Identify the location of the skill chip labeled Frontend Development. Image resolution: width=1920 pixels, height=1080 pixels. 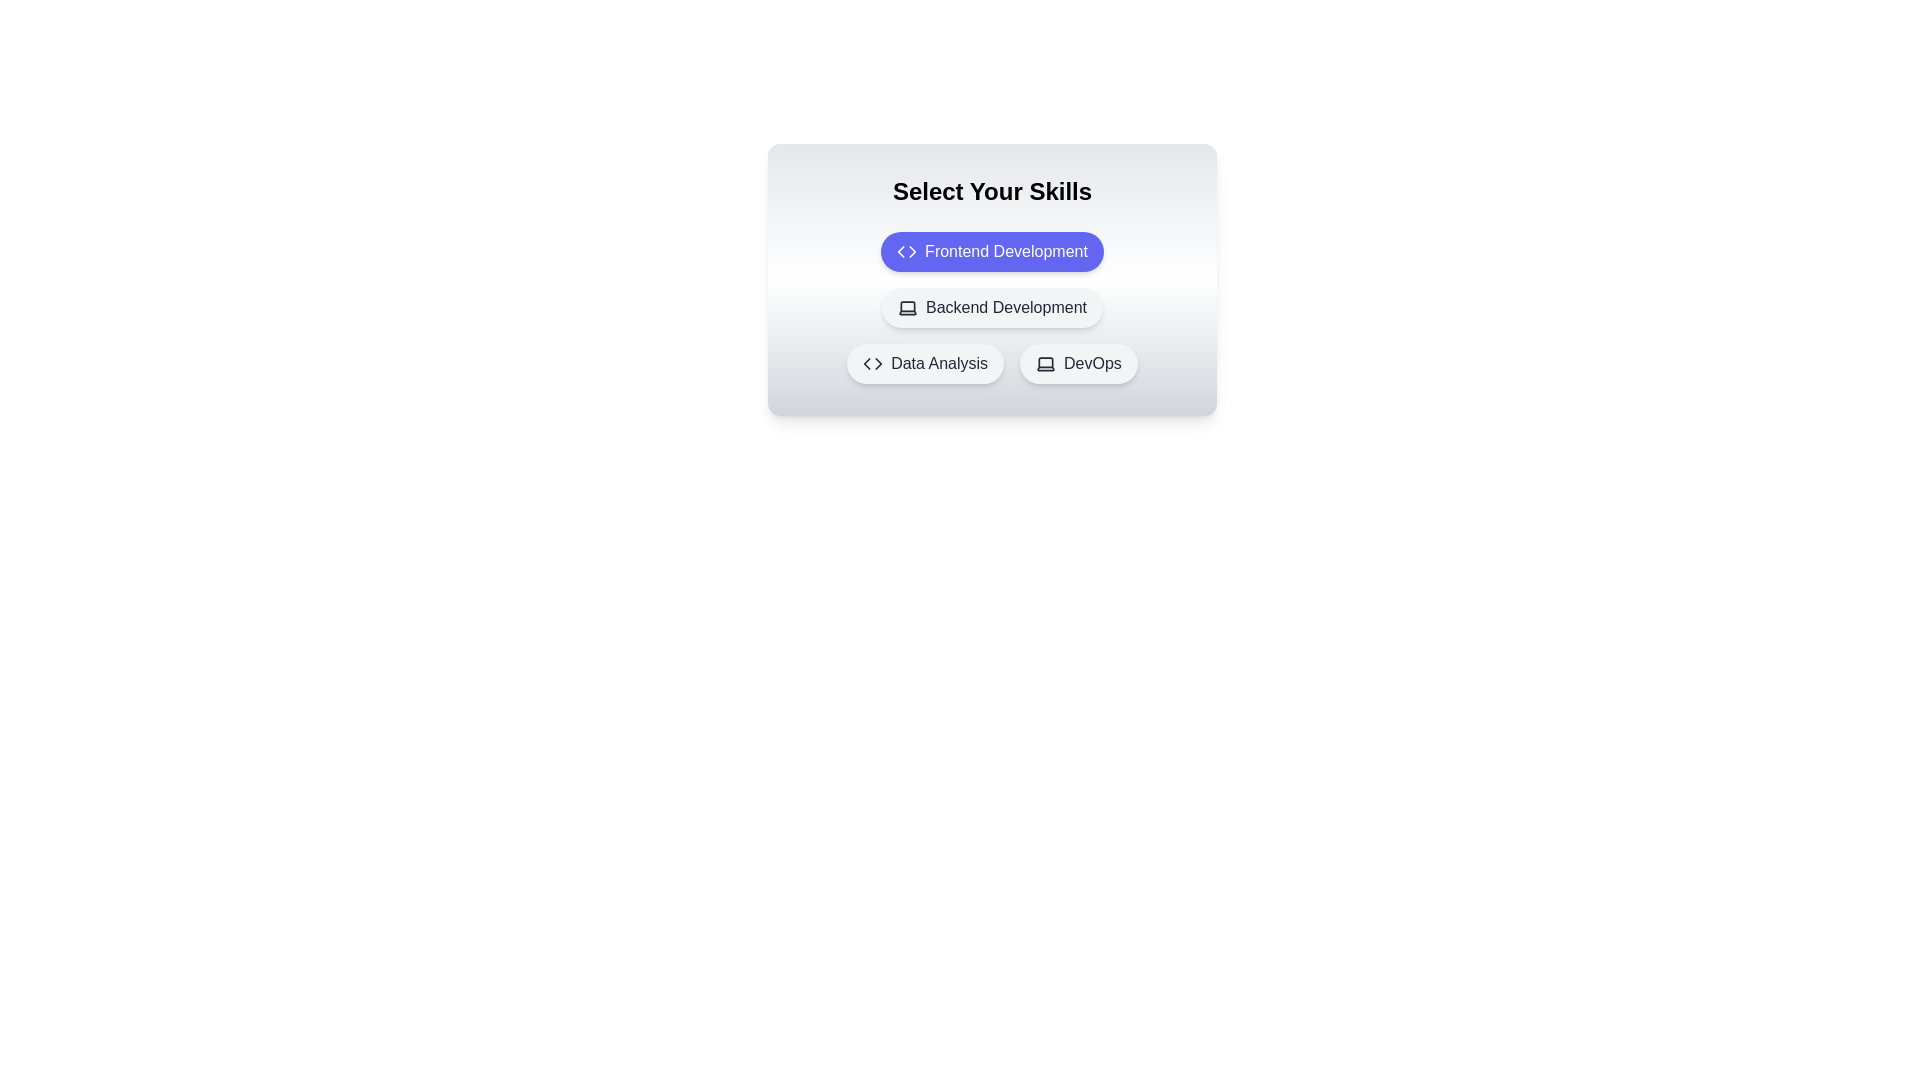
(992, 250).